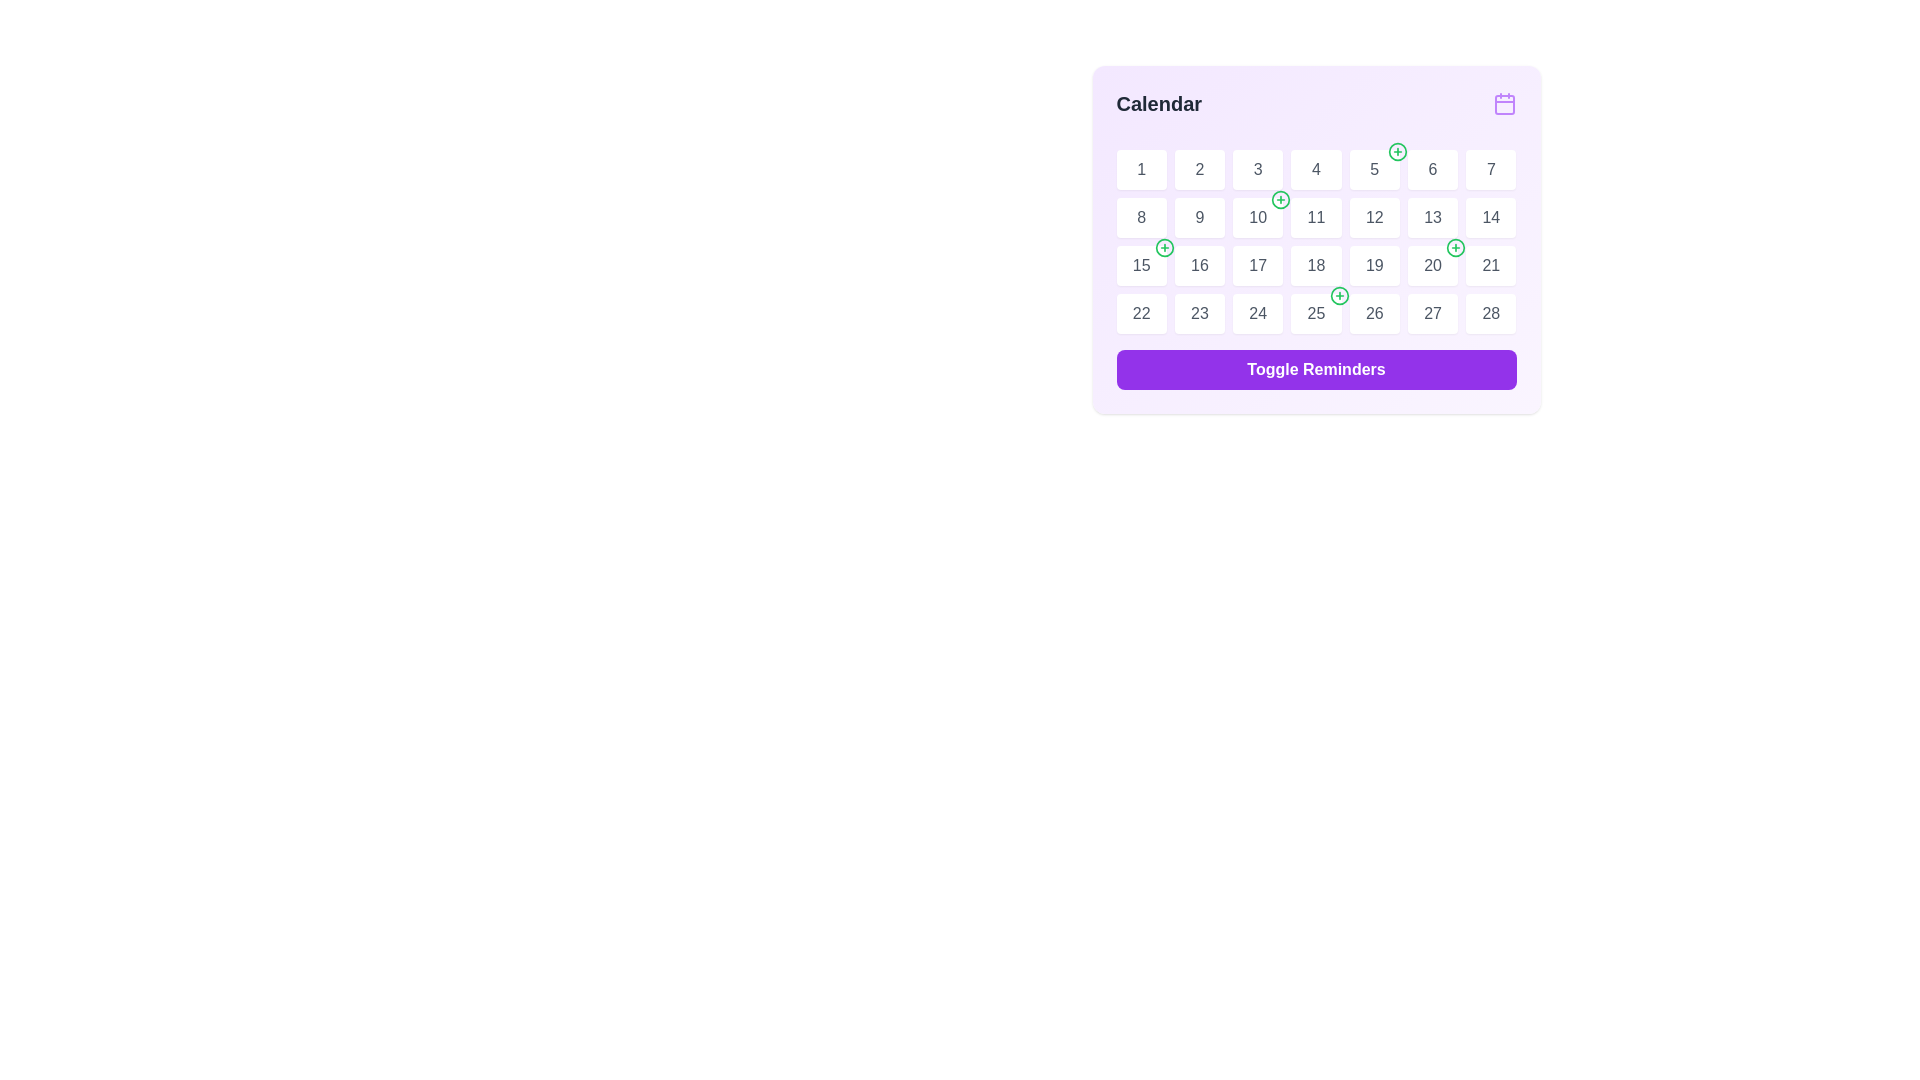 This screenshot has height=1080, width=1920. What do you see at coordinates (1316, 218) in the screenshot?
I see `the non-interactive label representing the calendar date '11' in the calendar interface, located in the second row and fourth column under the 'Calendar' label` at bounding box center [1316, 218].